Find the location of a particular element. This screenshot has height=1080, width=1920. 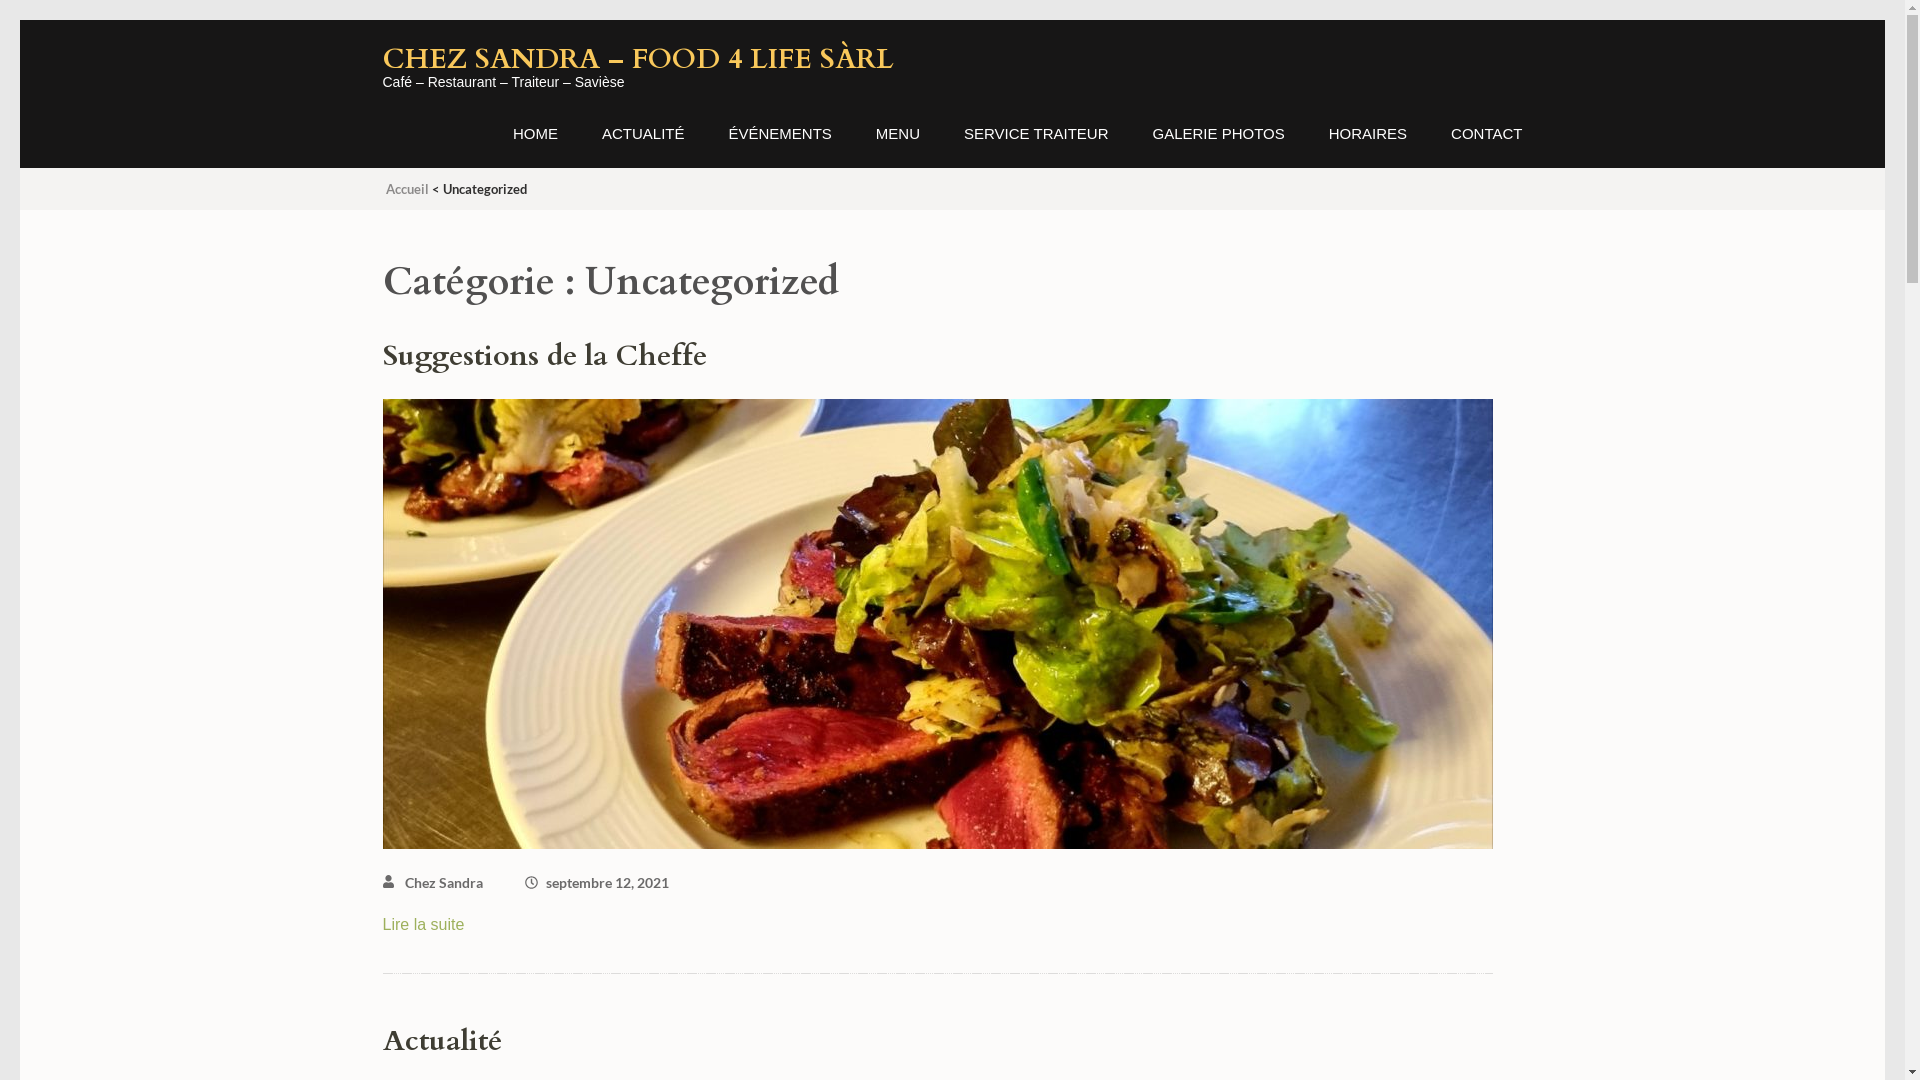

'CONTACT' is located at coordinates (1486, 145).